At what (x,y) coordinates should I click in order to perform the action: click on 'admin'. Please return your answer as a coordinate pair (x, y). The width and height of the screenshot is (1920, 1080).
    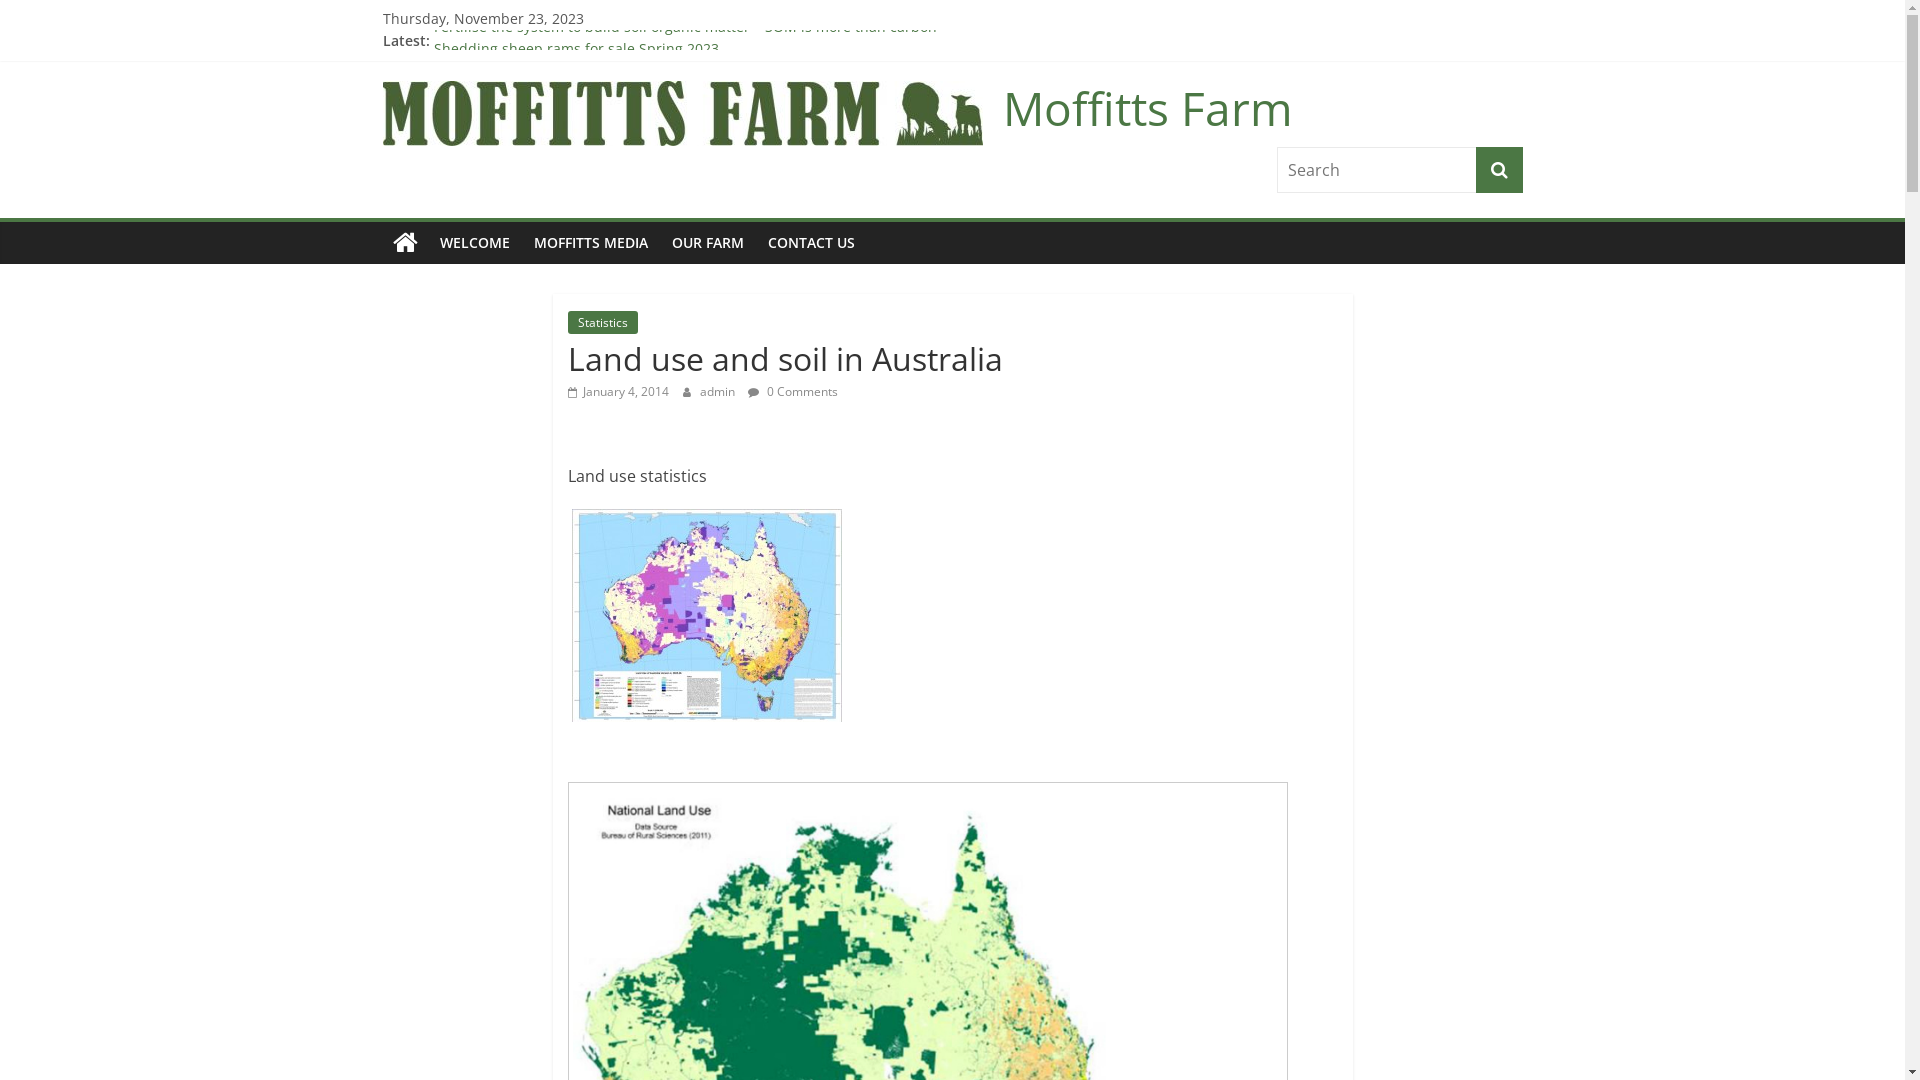
    Looking at the image, I should click on (719, 391).